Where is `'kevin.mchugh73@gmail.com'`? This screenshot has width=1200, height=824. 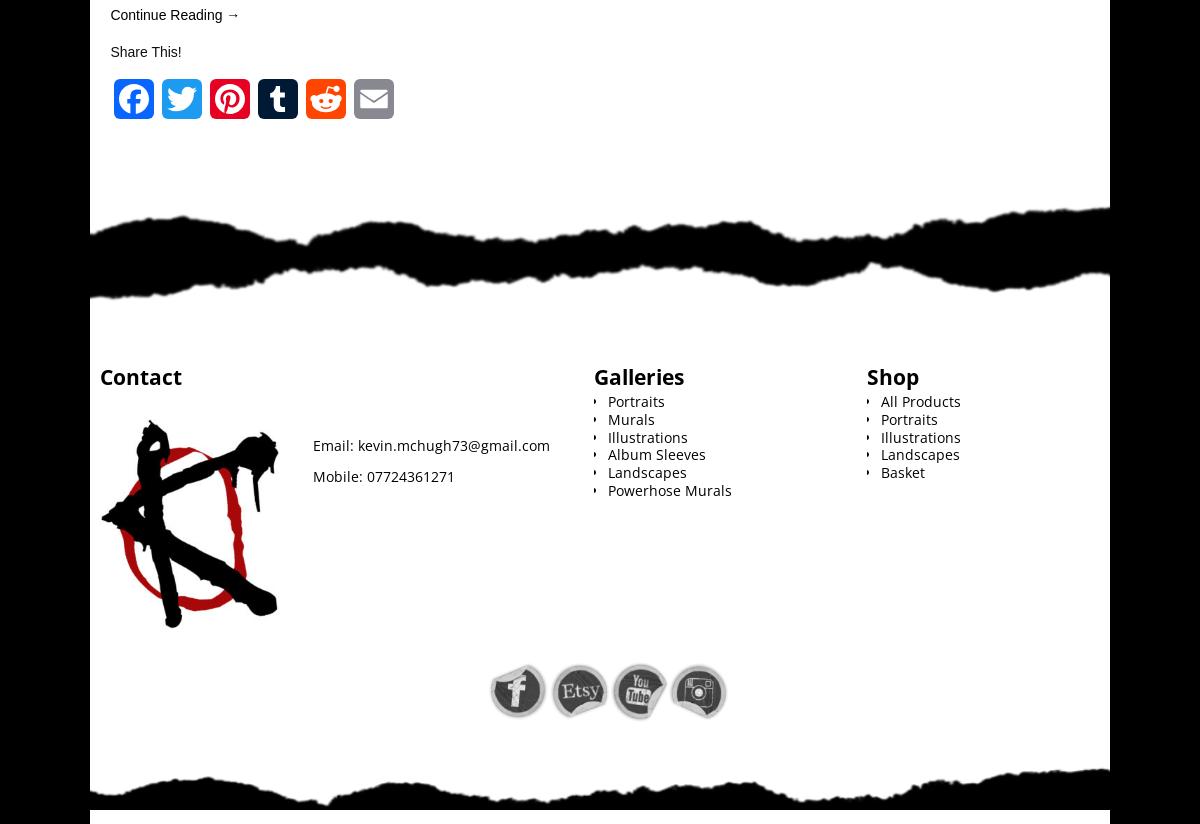 'kevin.mchugh73@gmail.com' is located at coordinates (357, 443).